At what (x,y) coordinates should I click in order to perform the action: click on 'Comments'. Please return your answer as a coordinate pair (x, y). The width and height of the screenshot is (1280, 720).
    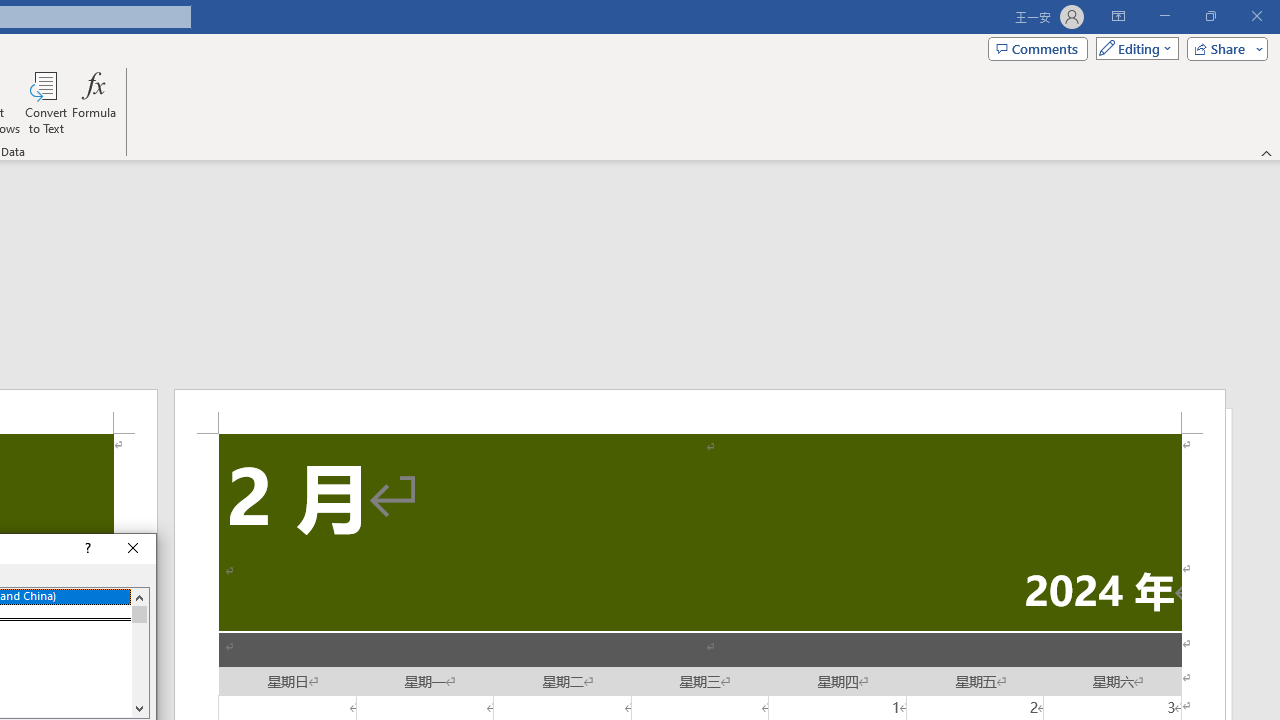
    Looking at the image, I should click on (1038, 47).